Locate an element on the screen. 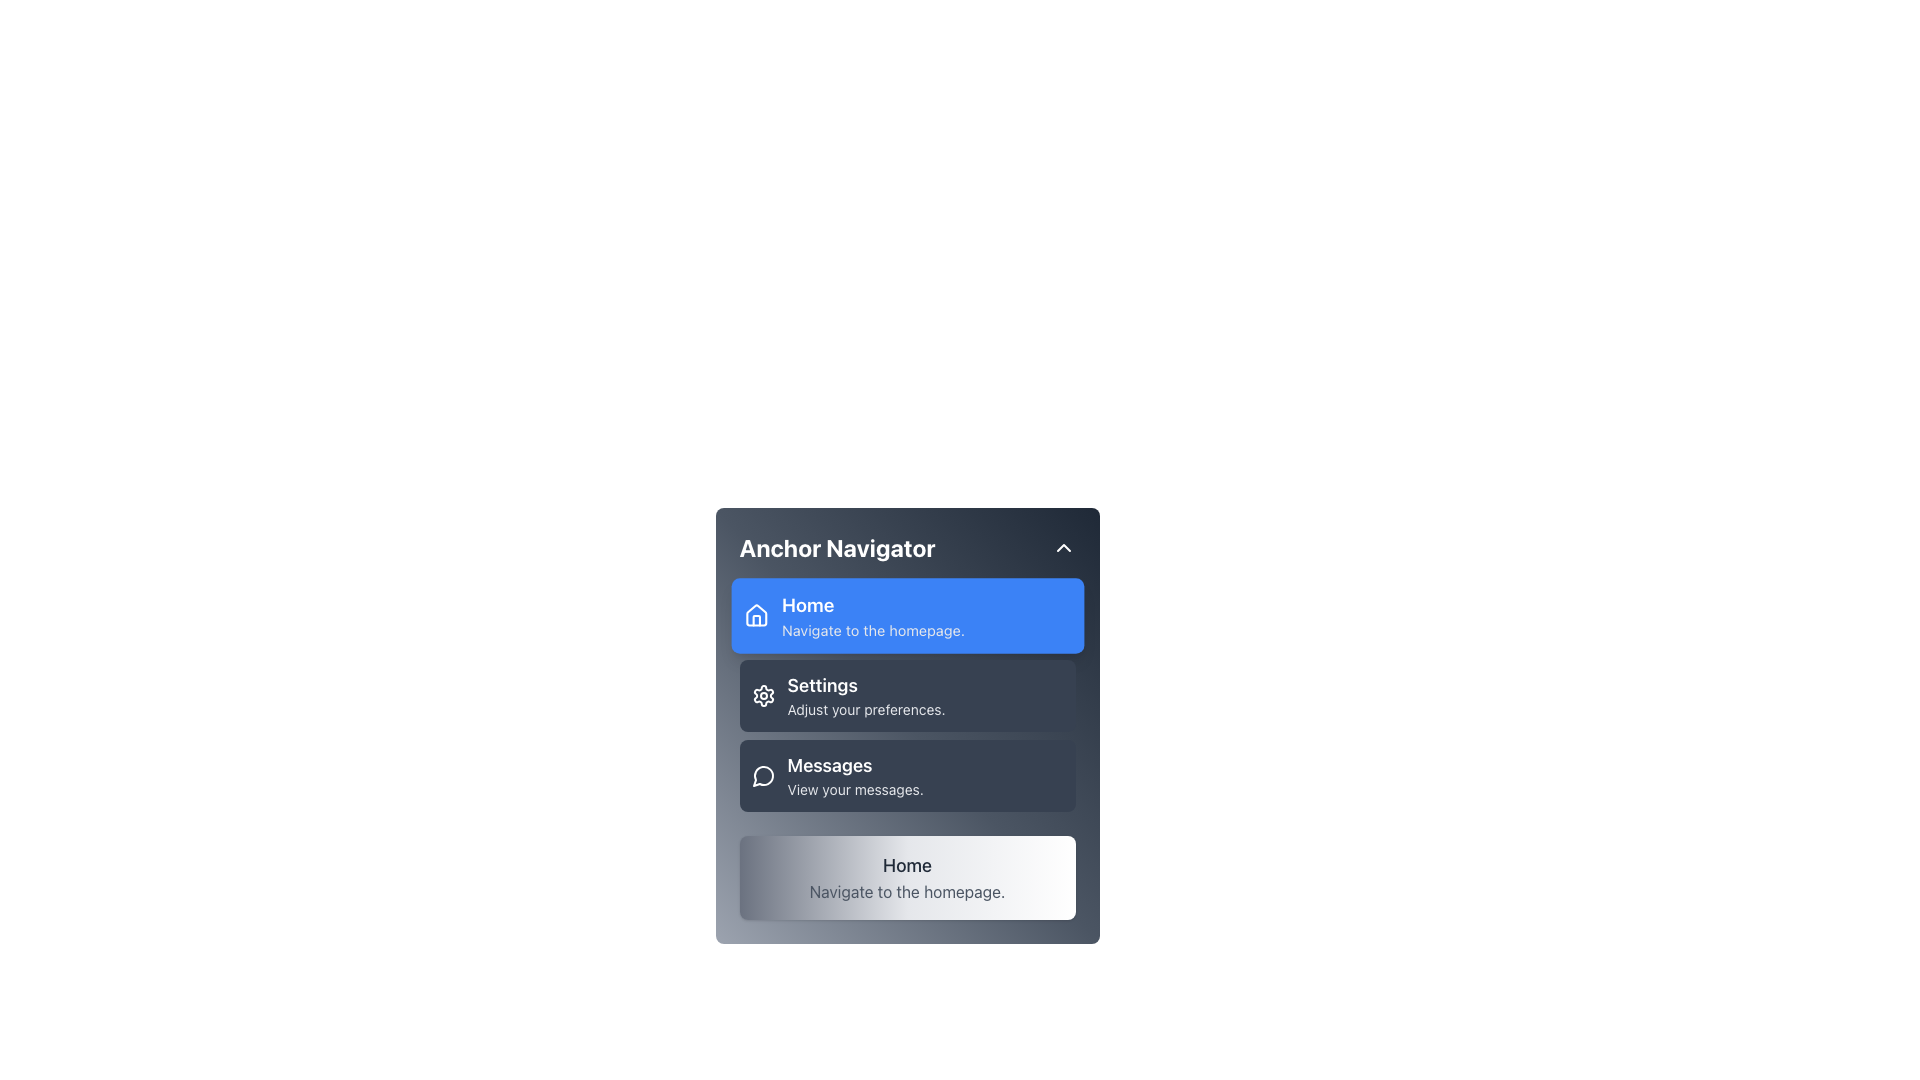 This screenshot has height=1080, width=1920. text content of the element displaying 'View your messages.' located beneath the 'Messages' title in the 'Anchor Navigator' panel is located at coordinates (855, 789).